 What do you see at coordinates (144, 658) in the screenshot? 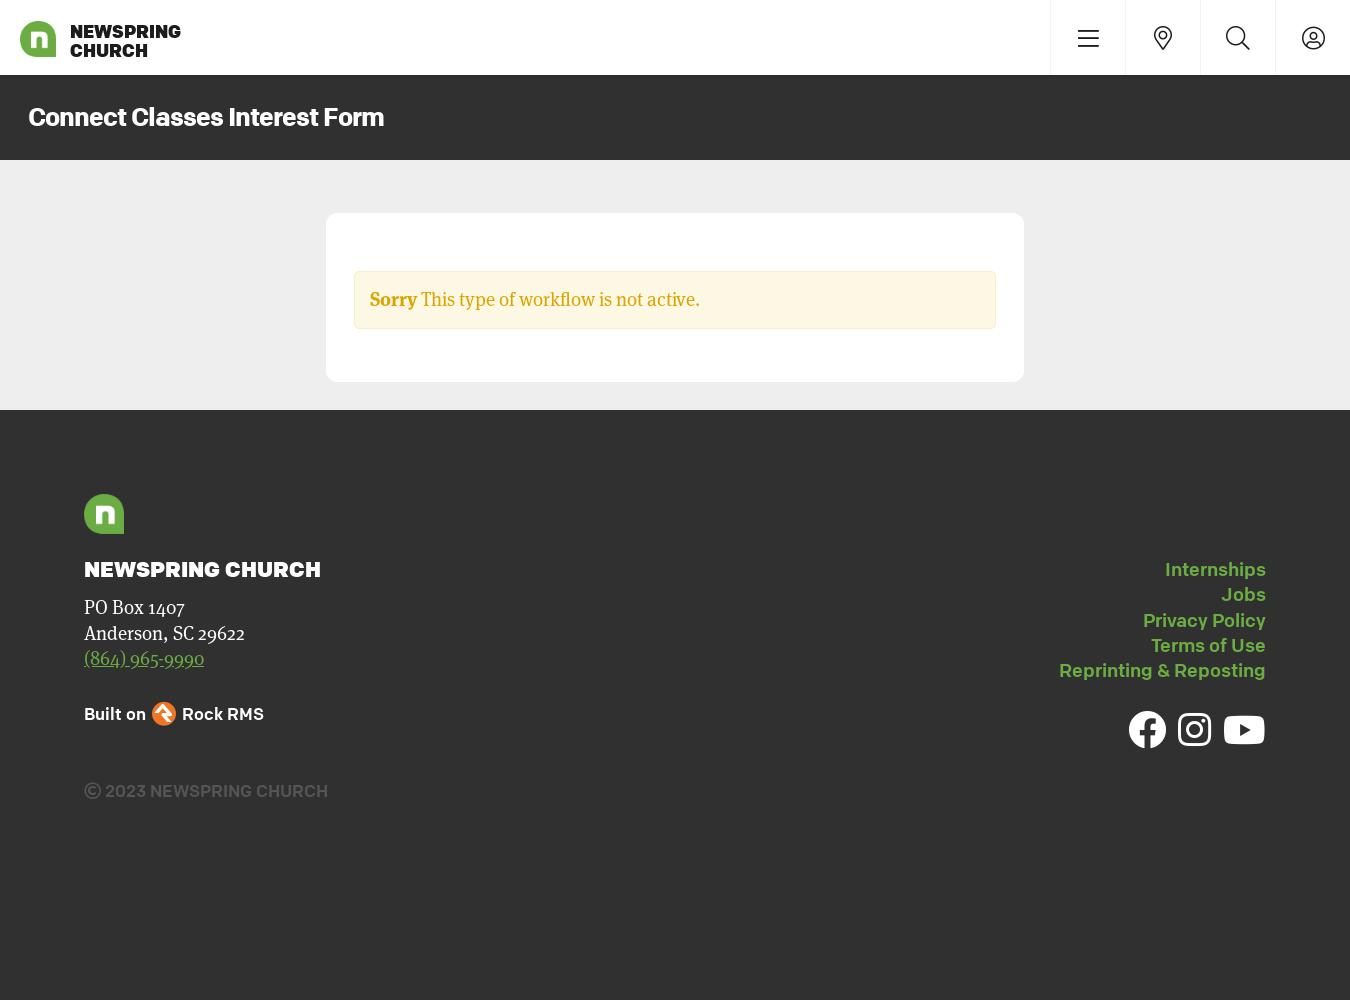
I see `'(864) 965-9990'` at bounding box center [144, 658].